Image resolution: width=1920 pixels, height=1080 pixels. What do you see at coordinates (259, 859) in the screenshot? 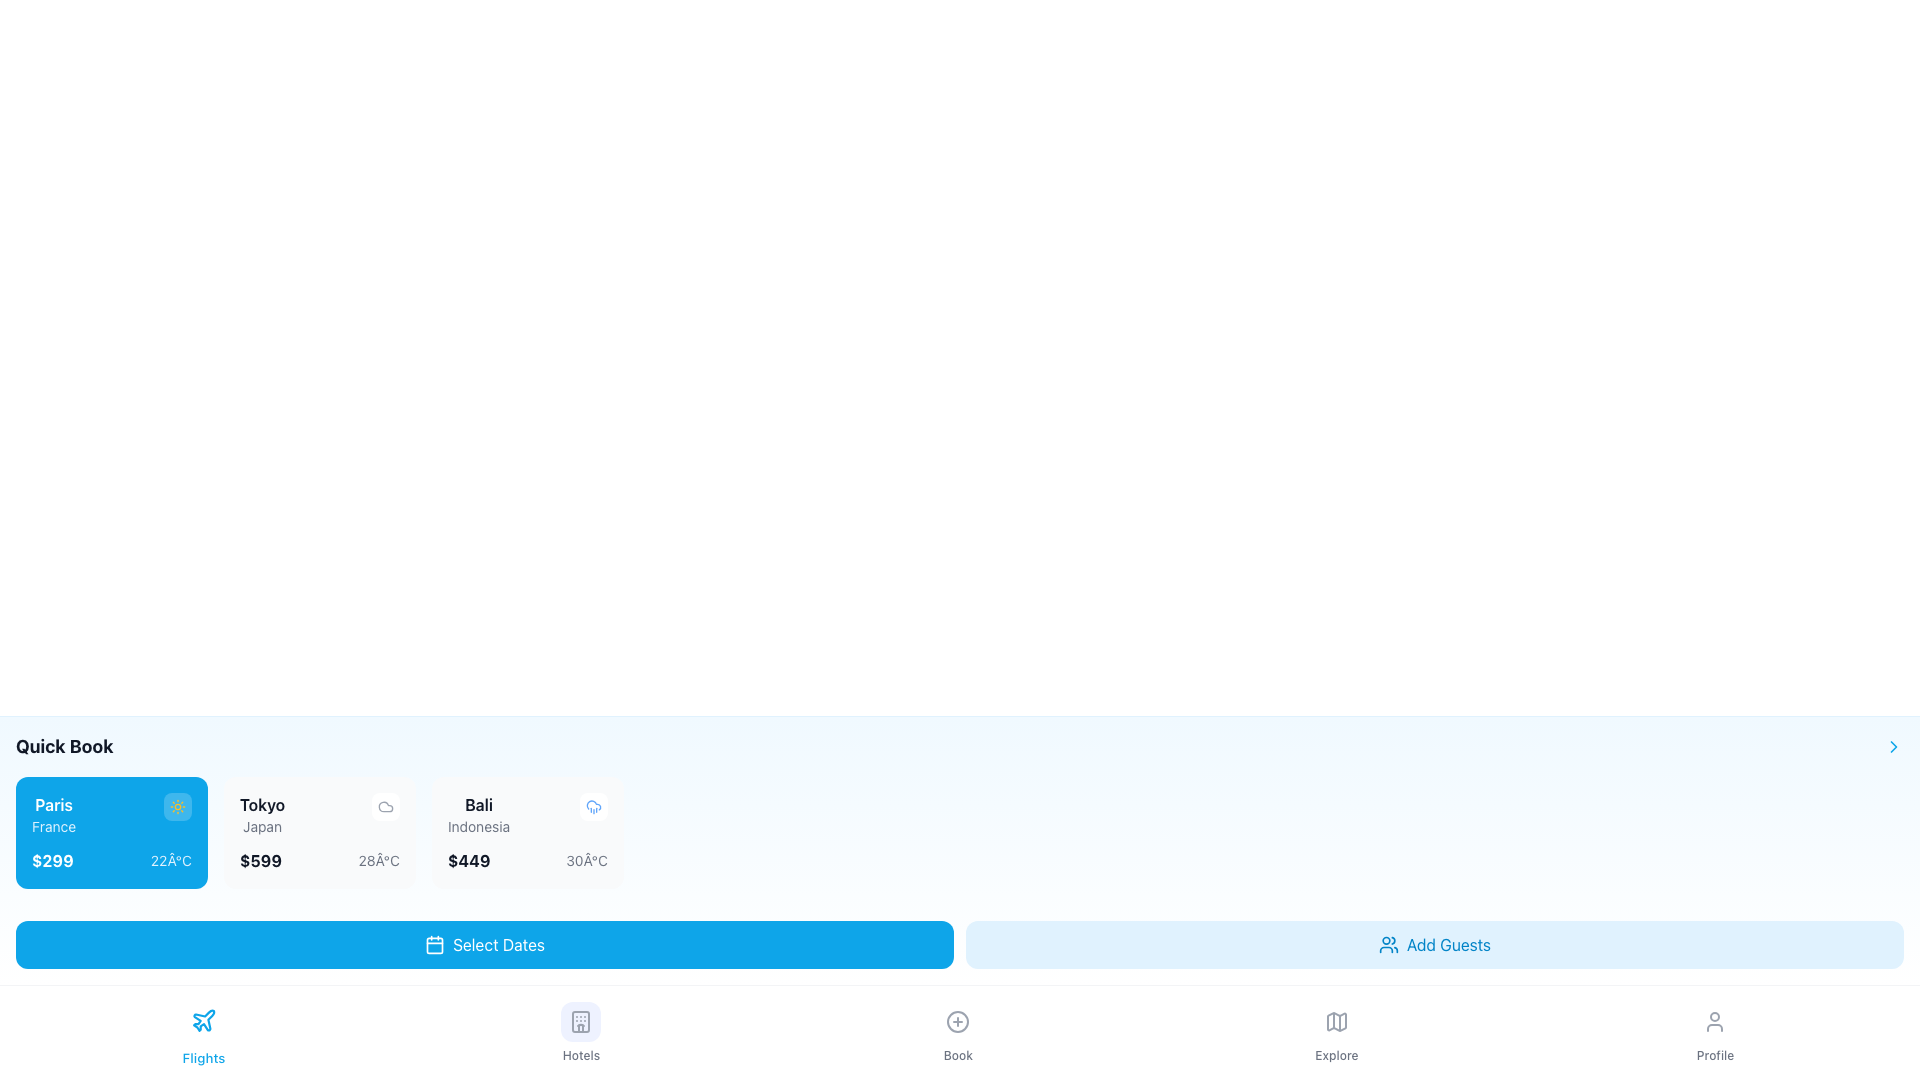
I see `the label displaying the price '$599' which is located to the left of the temperature label '28°C' in the Tokyo, Japan details panel` at bounding box center [259, 859].